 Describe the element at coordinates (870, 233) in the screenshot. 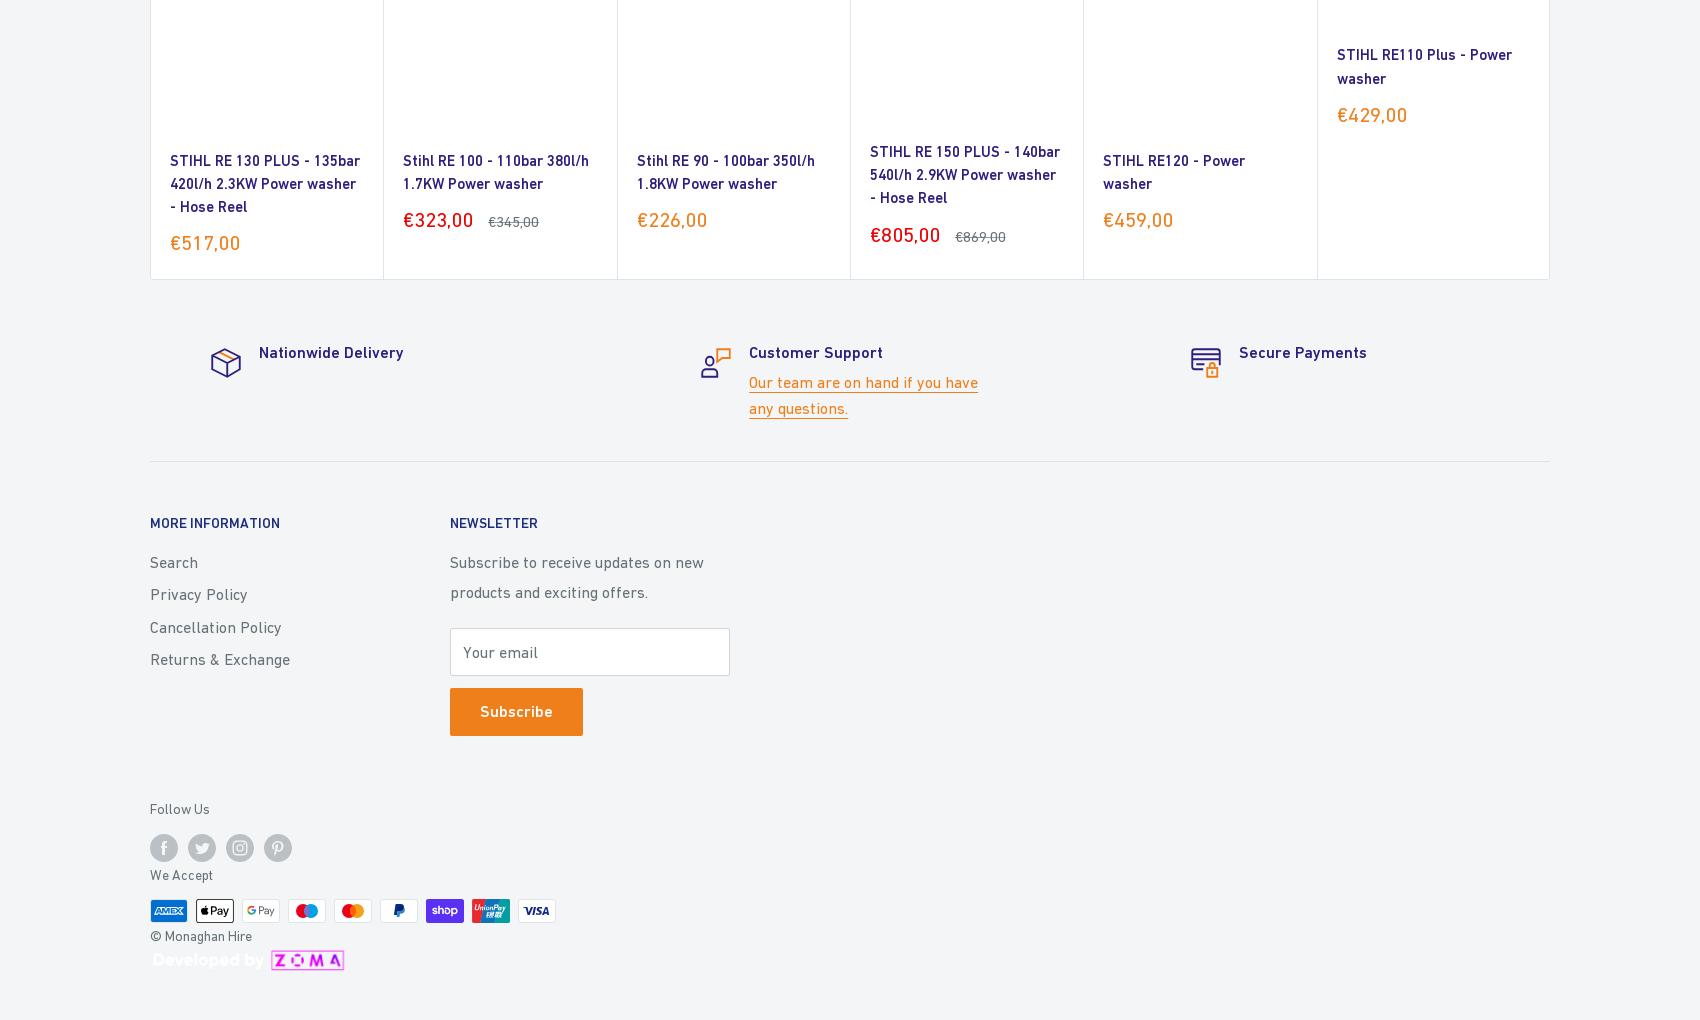

I see `'€805,00'` at that location.